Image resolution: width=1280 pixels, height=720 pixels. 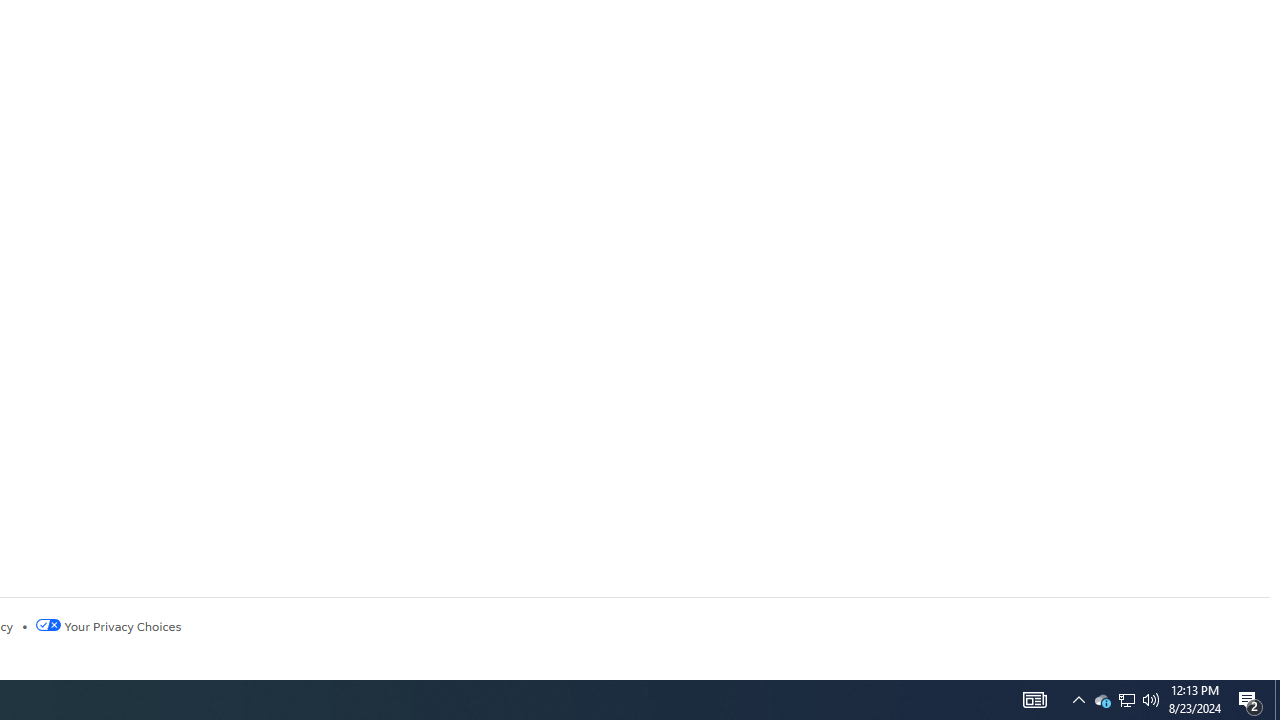 I want to click on ' Your Privacy Choices', so click(x=107, y=625).